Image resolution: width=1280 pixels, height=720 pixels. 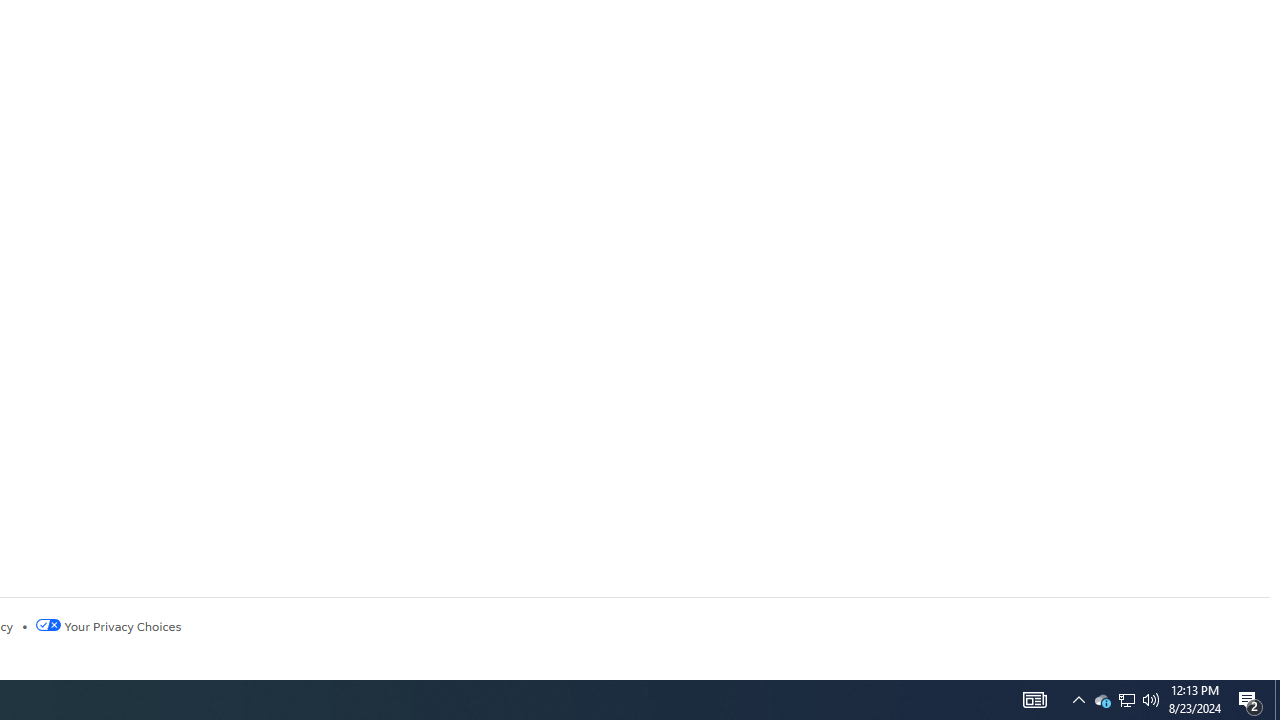 I want to click on ' Your Privacy Choices', so click(x=107, y=625).